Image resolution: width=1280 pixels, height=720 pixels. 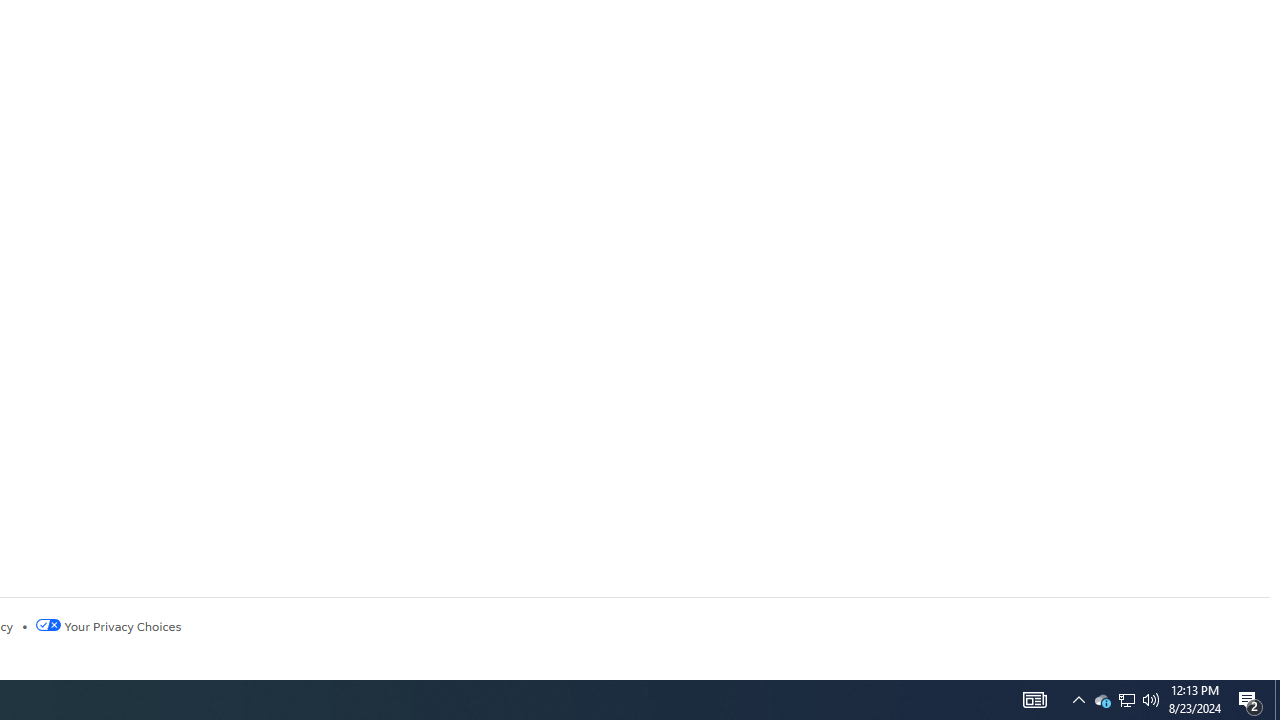 I want to click on ' Your Privacy Choices', so click(x=107, y=625).